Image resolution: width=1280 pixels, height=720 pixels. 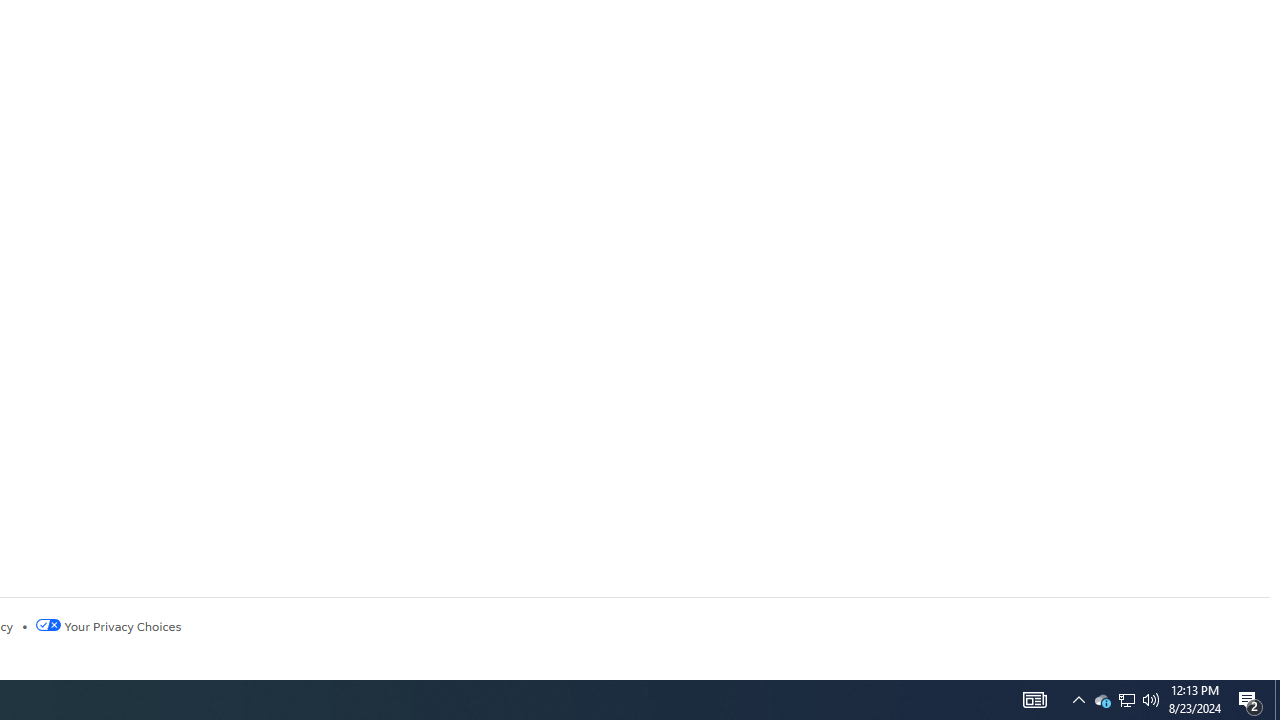 I want to click on ' Your Privacy Choices', so click(x=107, y=625).